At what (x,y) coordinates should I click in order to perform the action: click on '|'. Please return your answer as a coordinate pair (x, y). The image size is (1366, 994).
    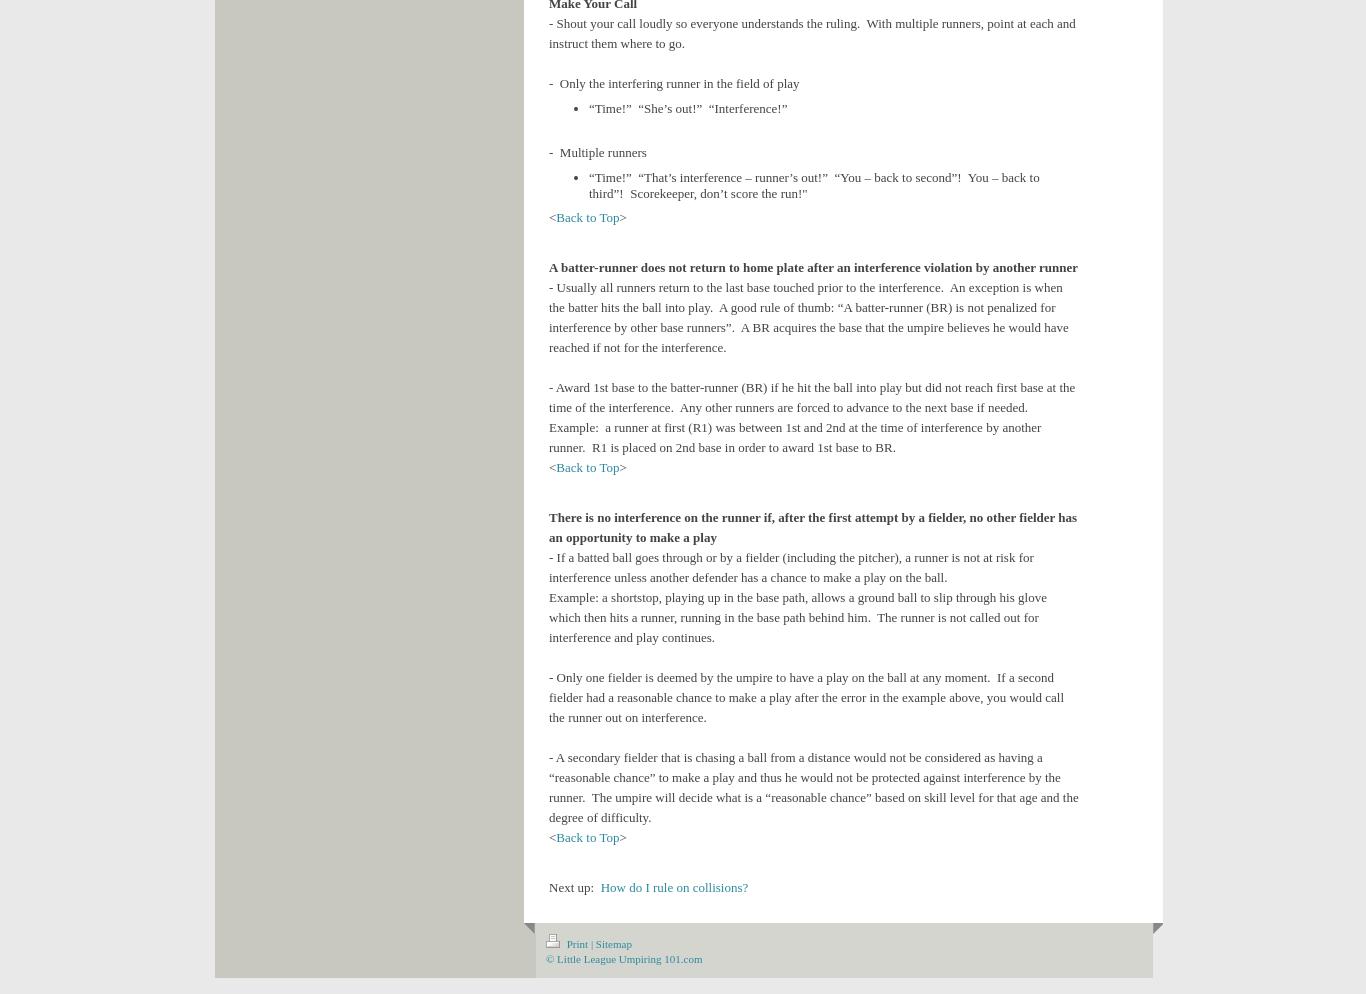
    Looking at the image, I should click on (590, 944).